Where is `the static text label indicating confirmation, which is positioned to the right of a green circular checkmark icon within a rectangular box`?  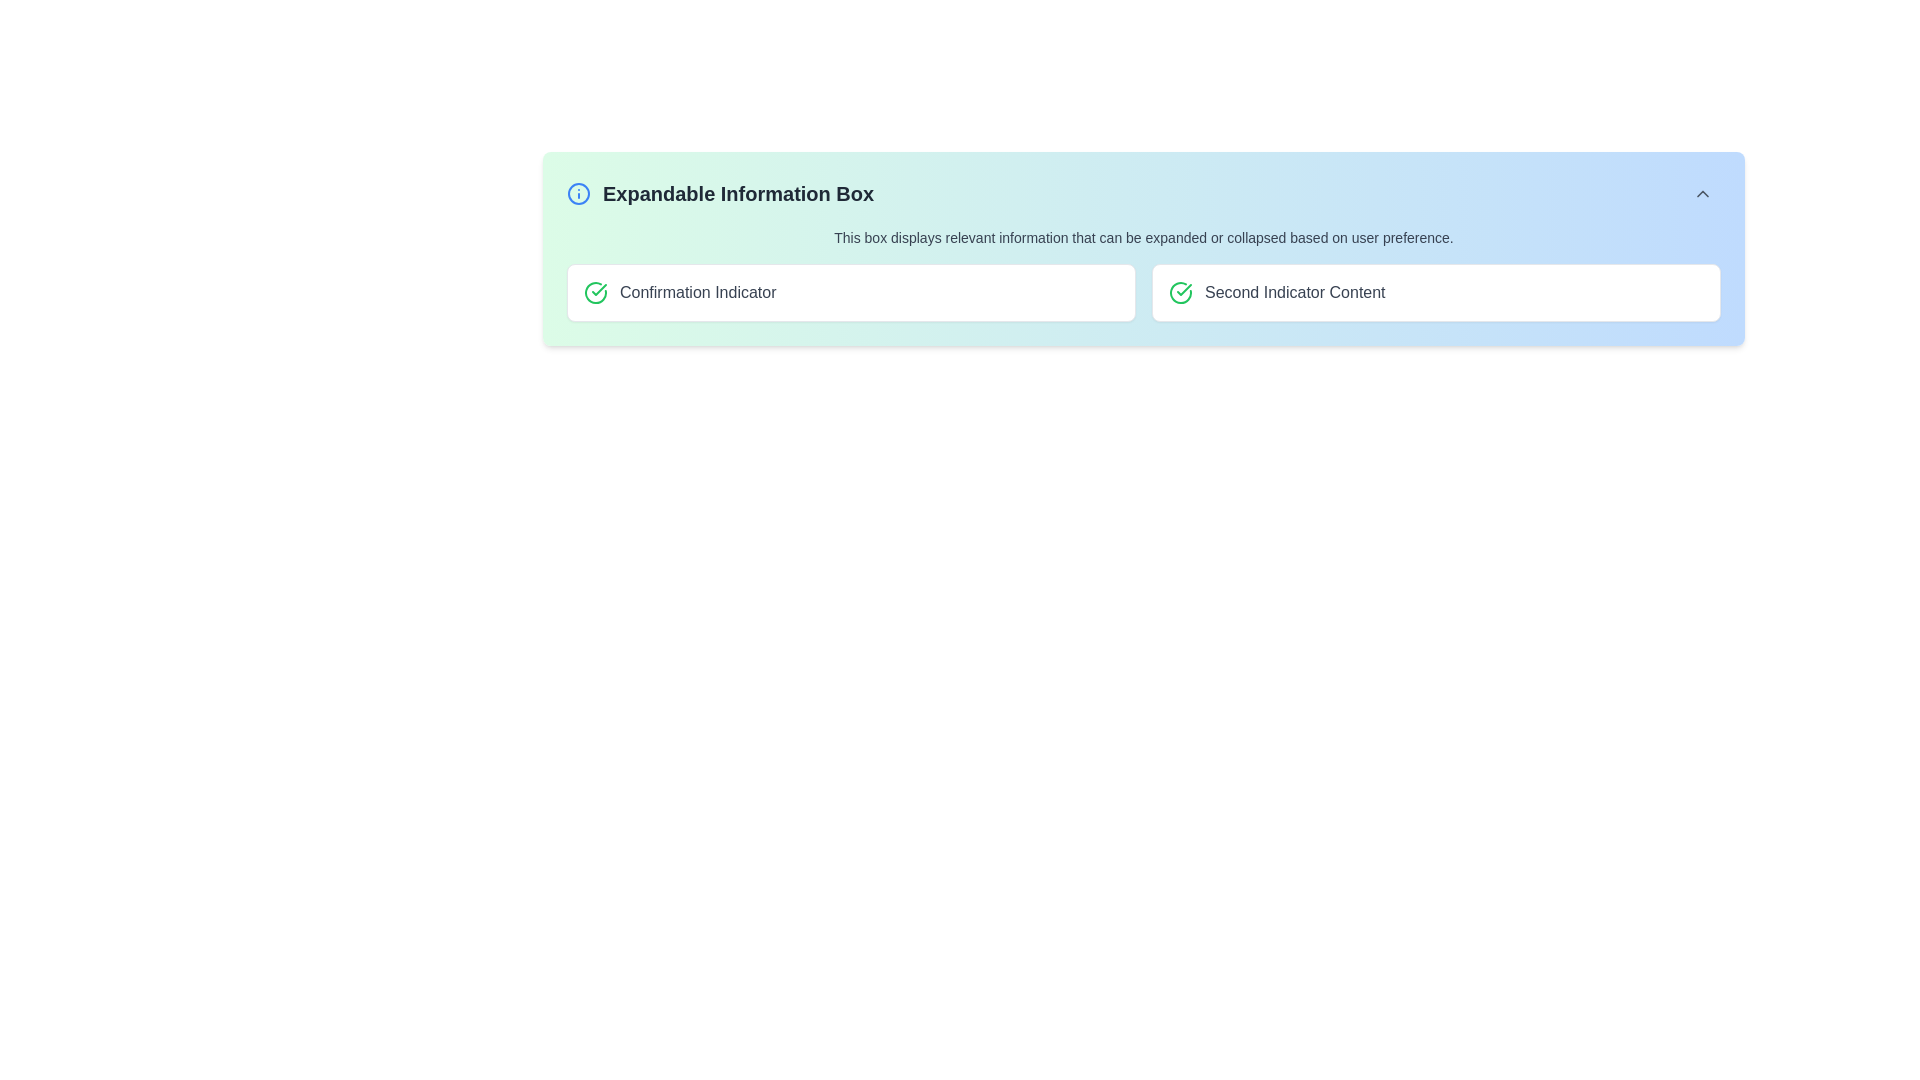 the static text label indicating confirmation, which is positioned to the right of a green circular checkmark icon within a rectangular box is located at coordinates (698, 293).